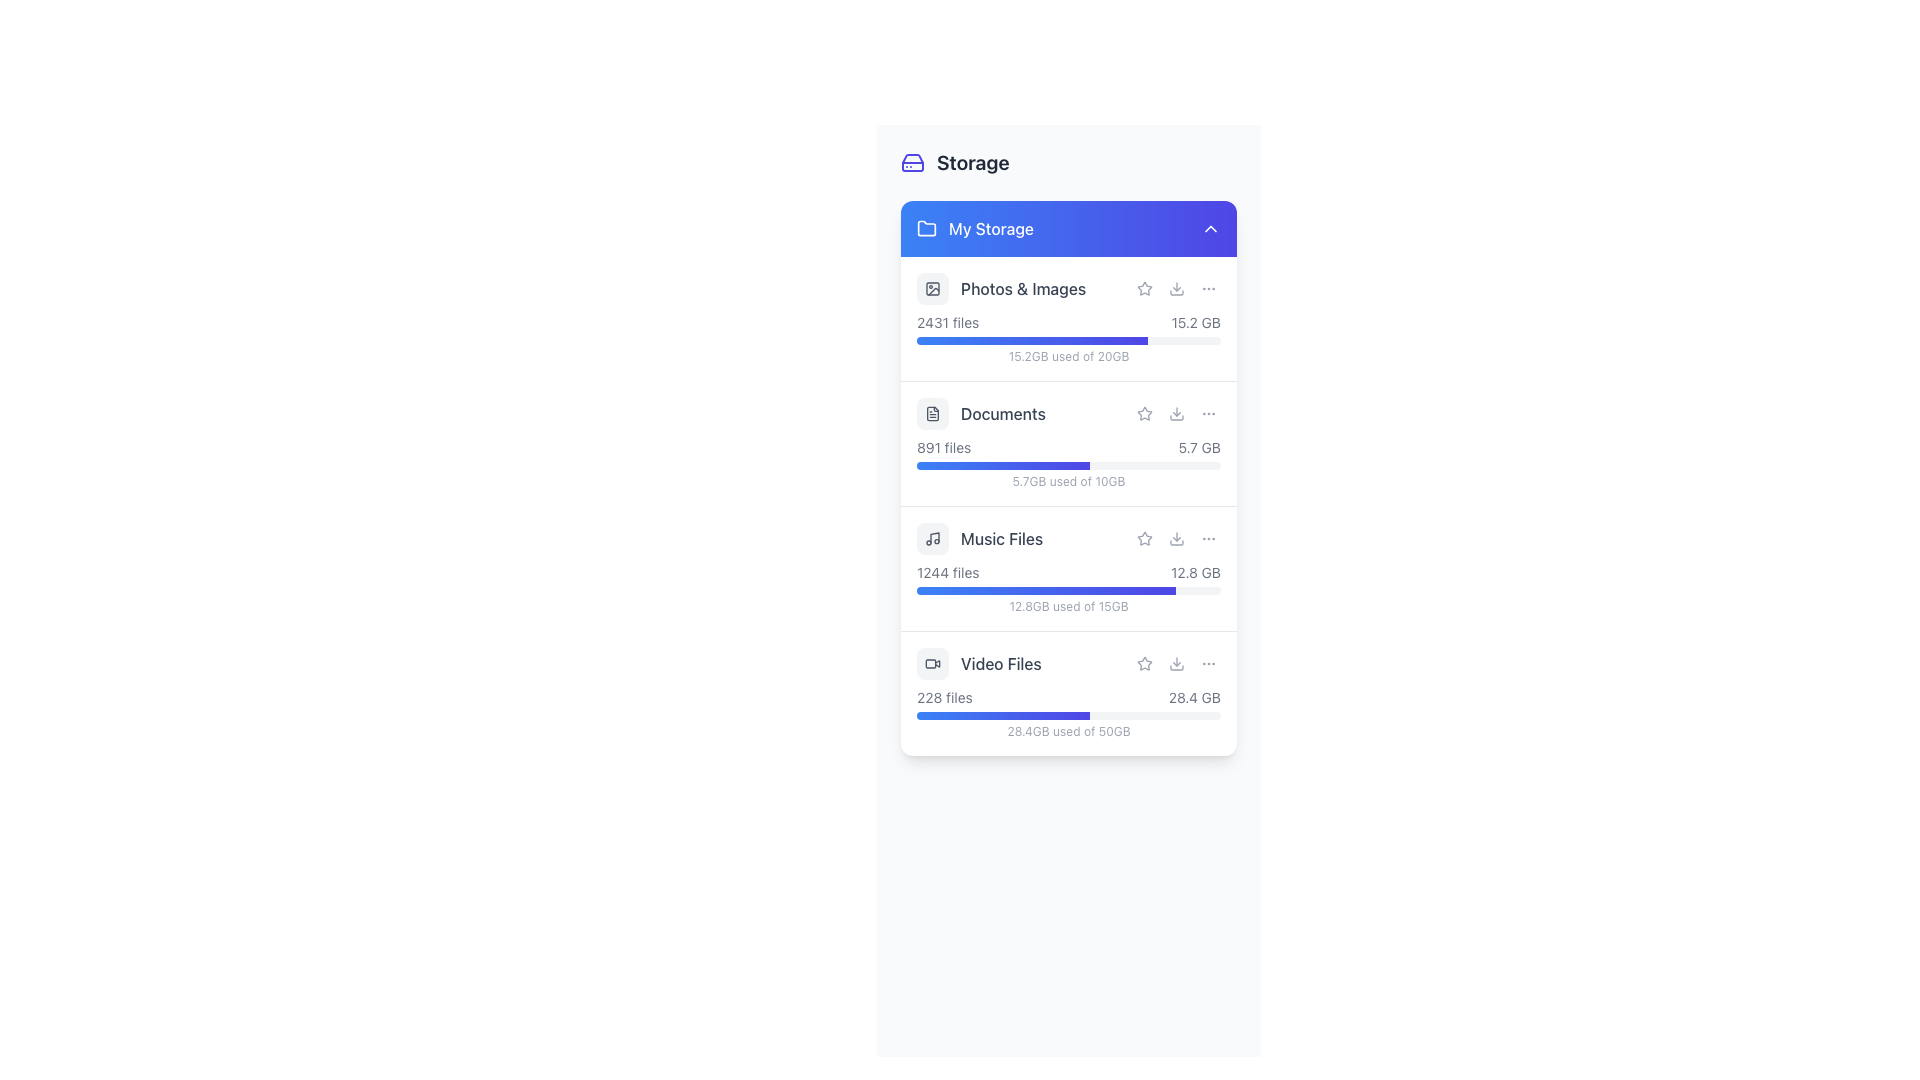  What do you see at coordinates (1176, 289) in the screenshot?
I see `the SVG icon button depicting a downward arrow, located on the right side of the 'Photos & Images' row in the storage list interface to observe any style changes` at bounding box center [1176, 289].